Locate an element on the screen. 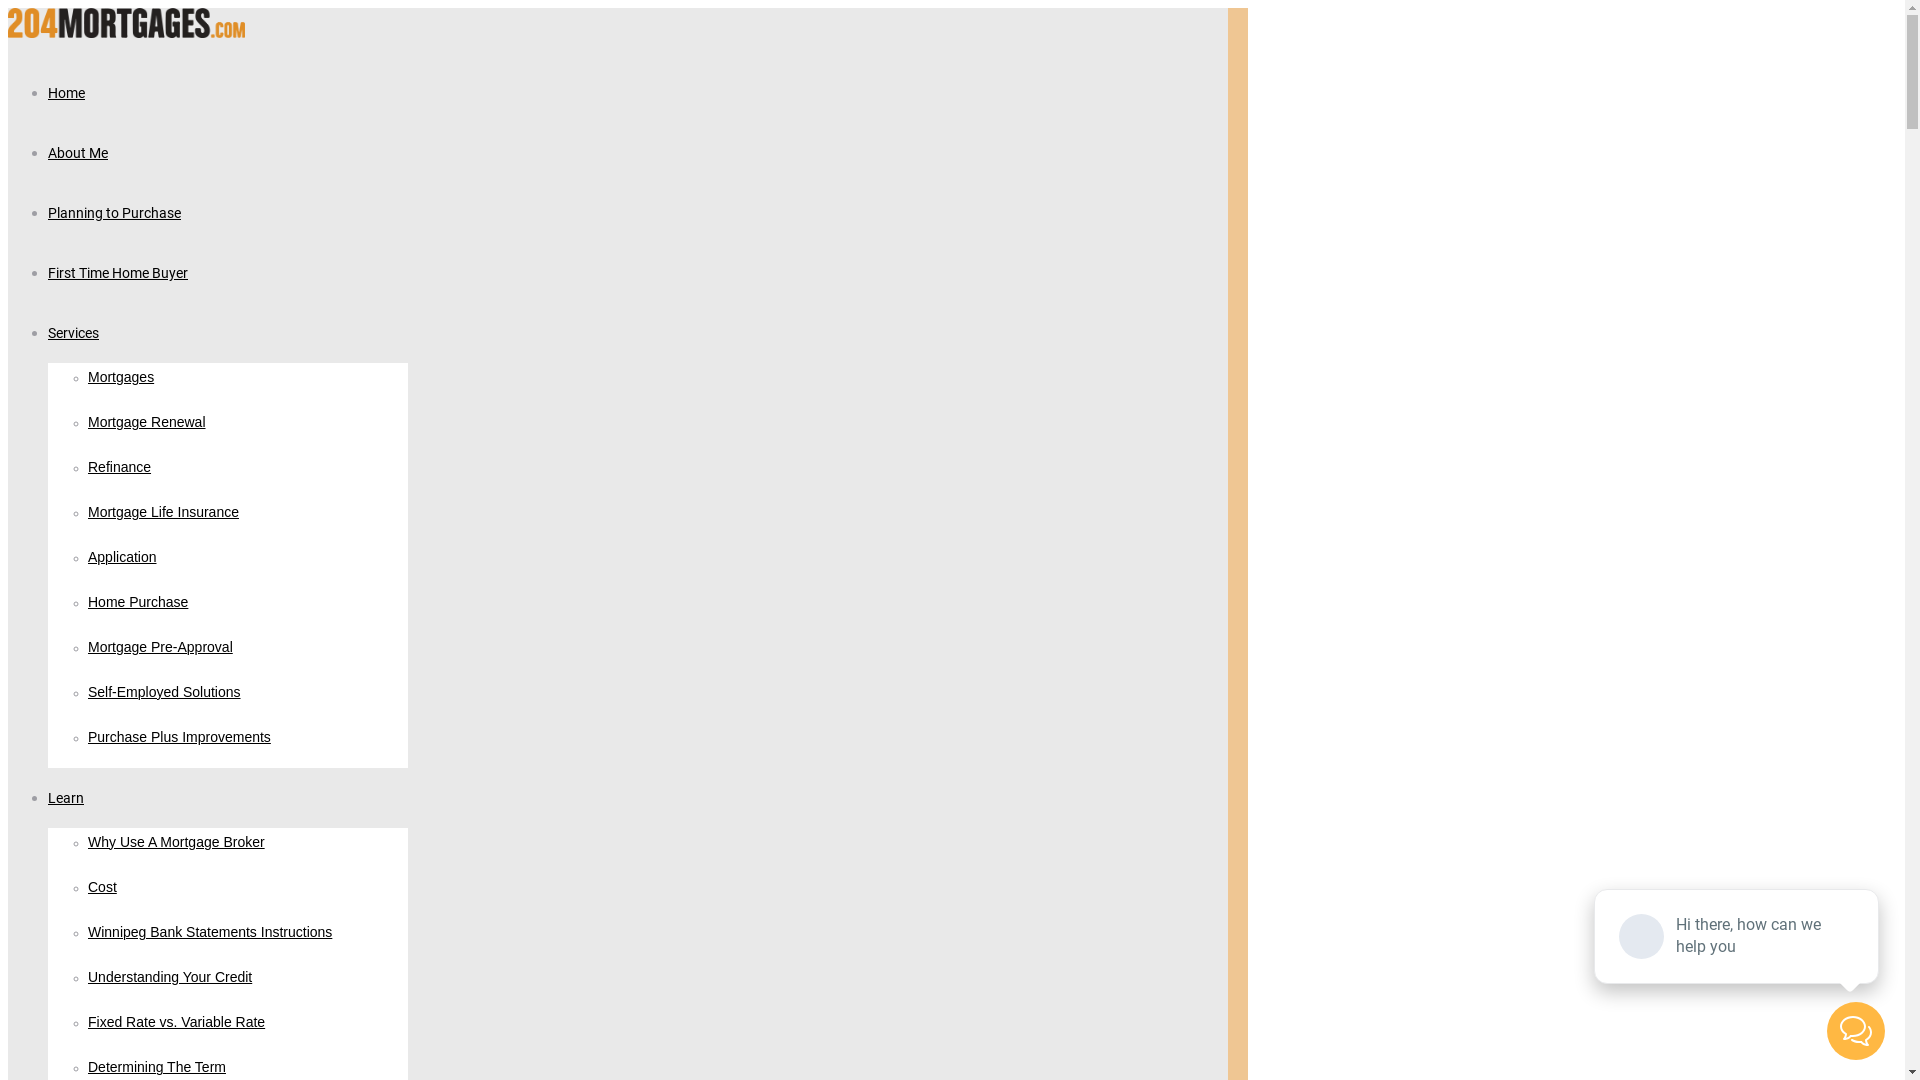  'Cost' is located at coordinates (86, 886).